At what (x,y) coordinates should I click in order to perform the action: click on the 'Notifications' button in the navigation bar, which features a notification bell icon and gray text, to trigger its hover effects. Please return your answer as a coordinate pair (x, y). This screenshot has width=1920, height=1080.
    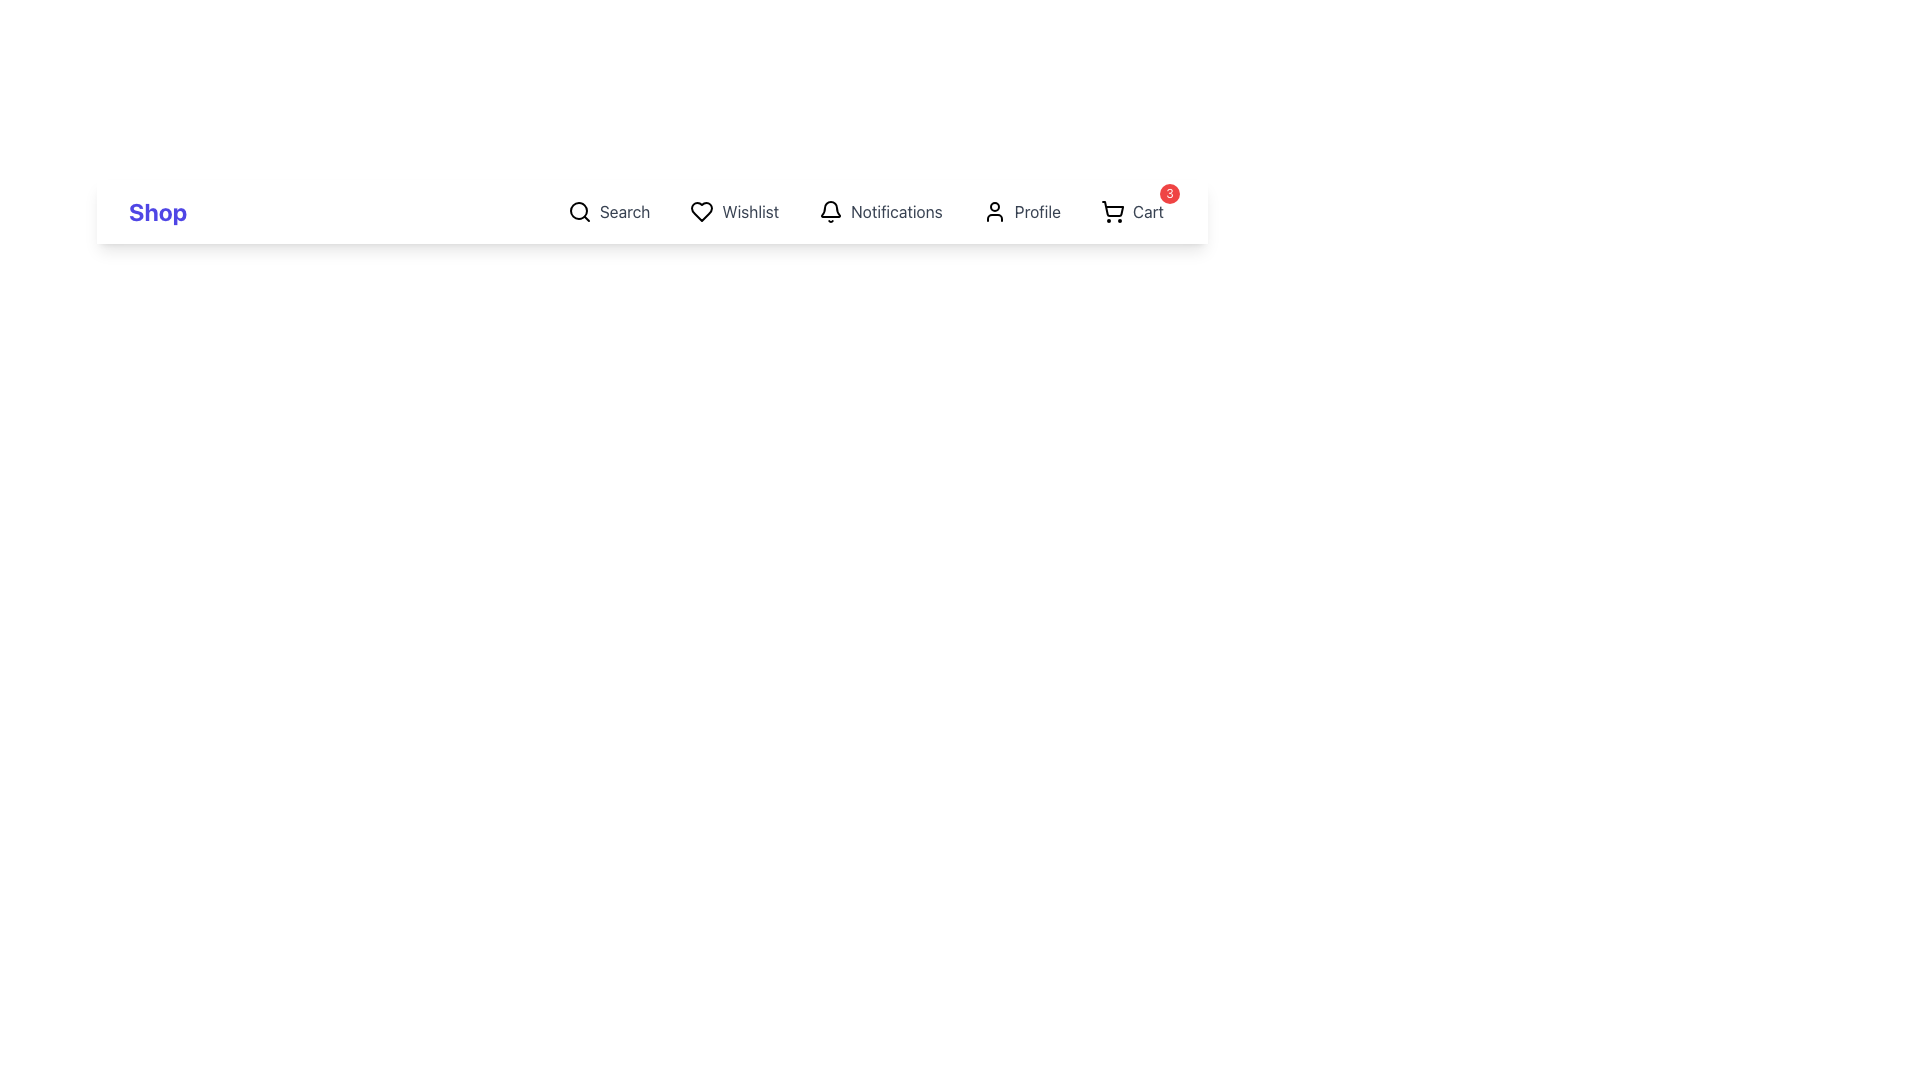
    Looking at the image, I should click on (880, 212).